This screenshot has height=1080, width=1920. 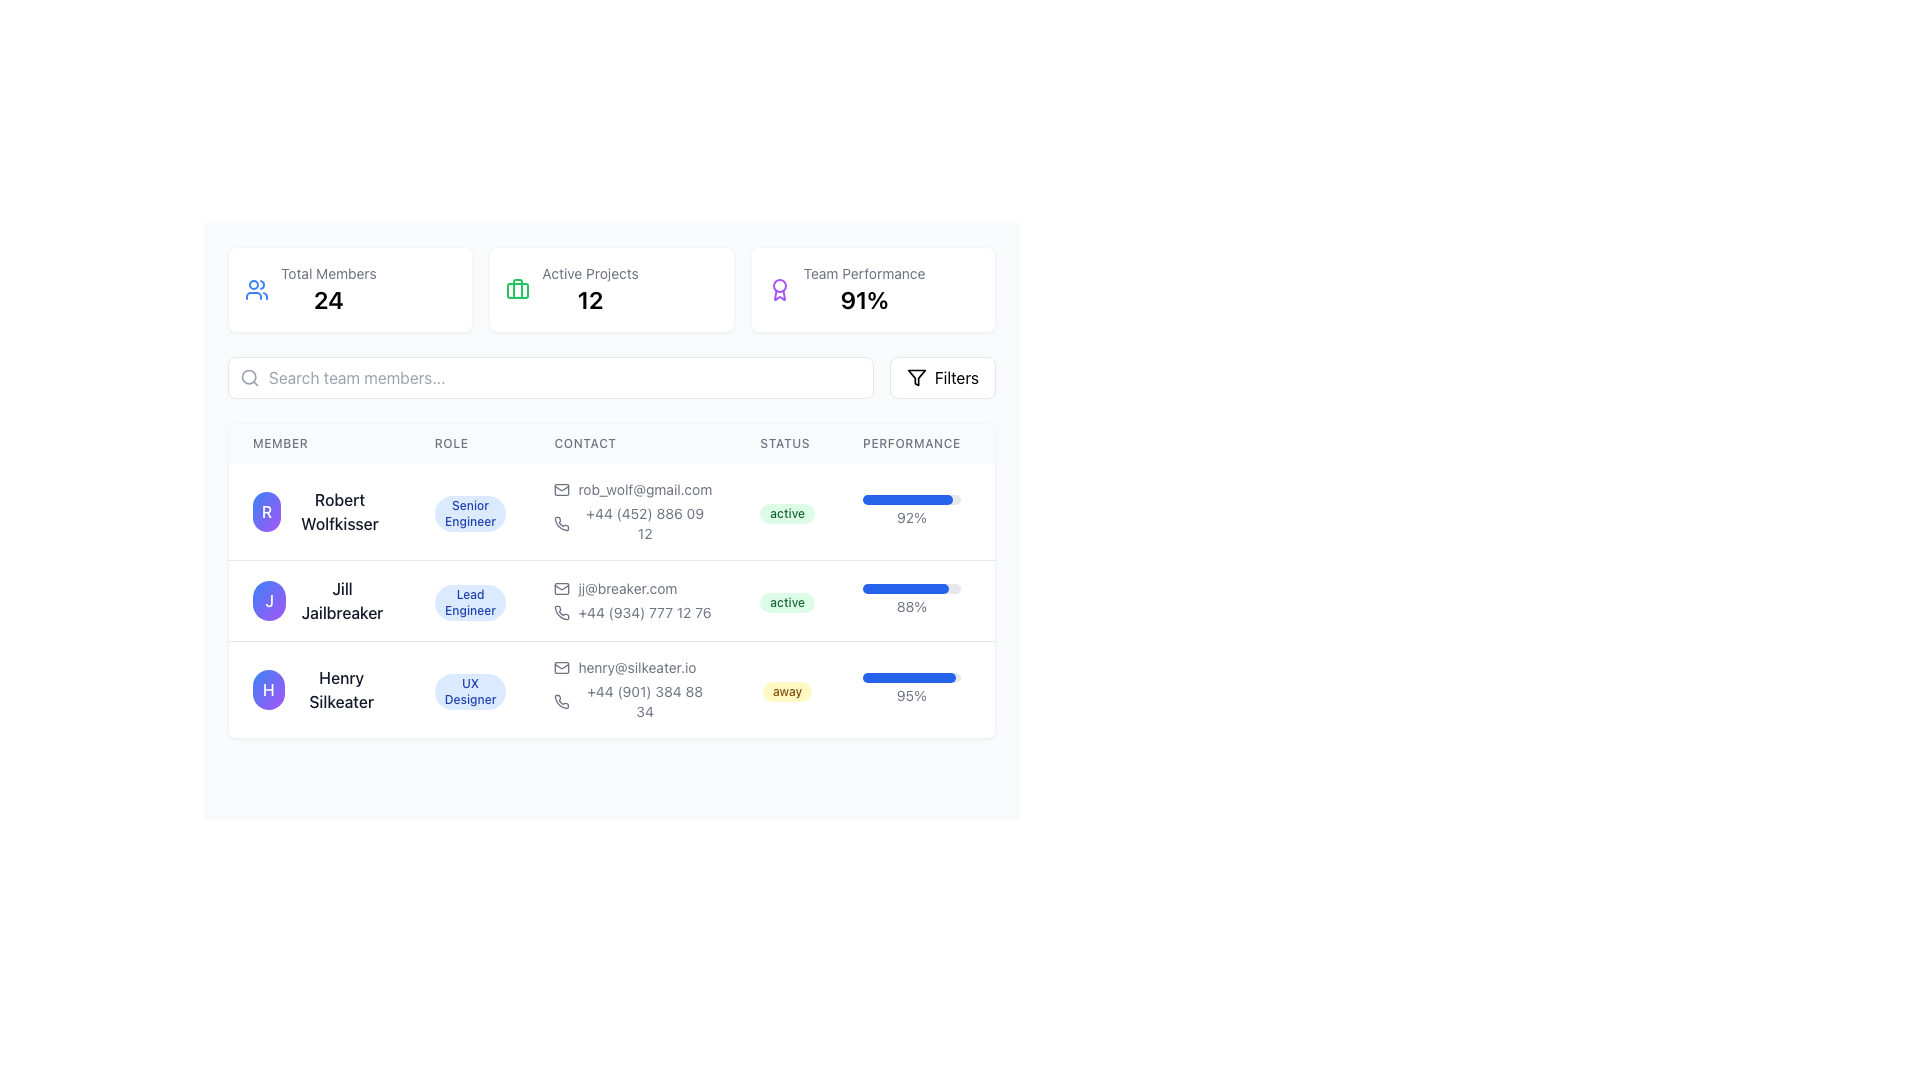 What do you see at coordinates (632, 489) in the screenshot?
I see `the email address element displaying the user's contact information, which is located to the right of the user's avatar and name` at bounding box center [632, 489].